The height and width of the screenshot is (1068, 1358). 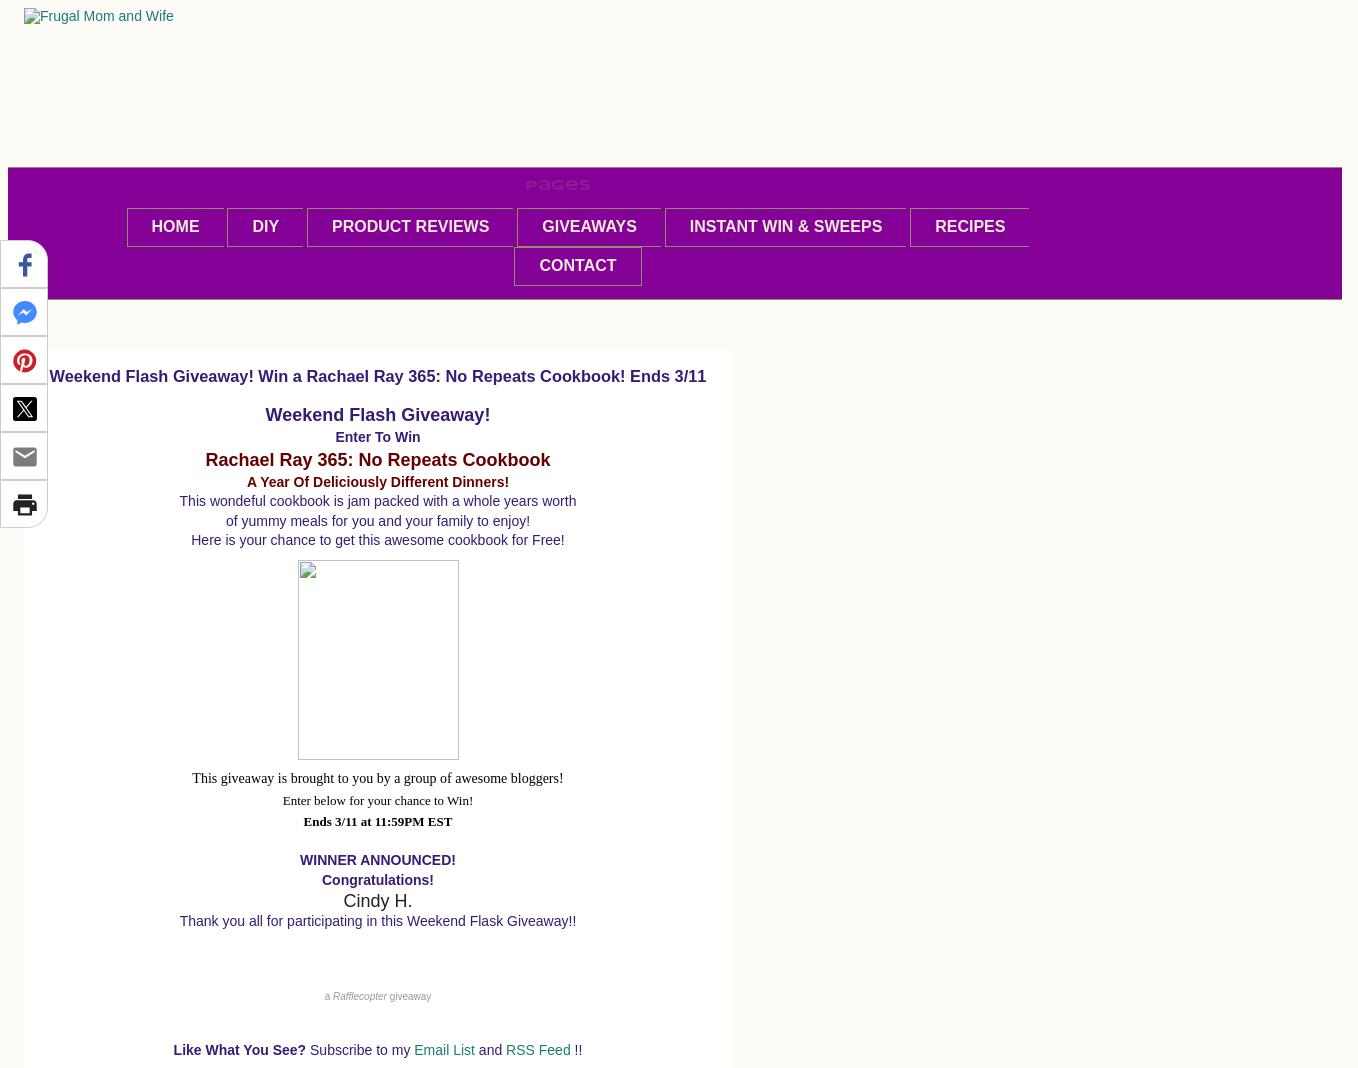 What do you see at coordinates (331, 995) in the screenshot?
I see `'Rafflecopter'` at bounding box center [331, 995].